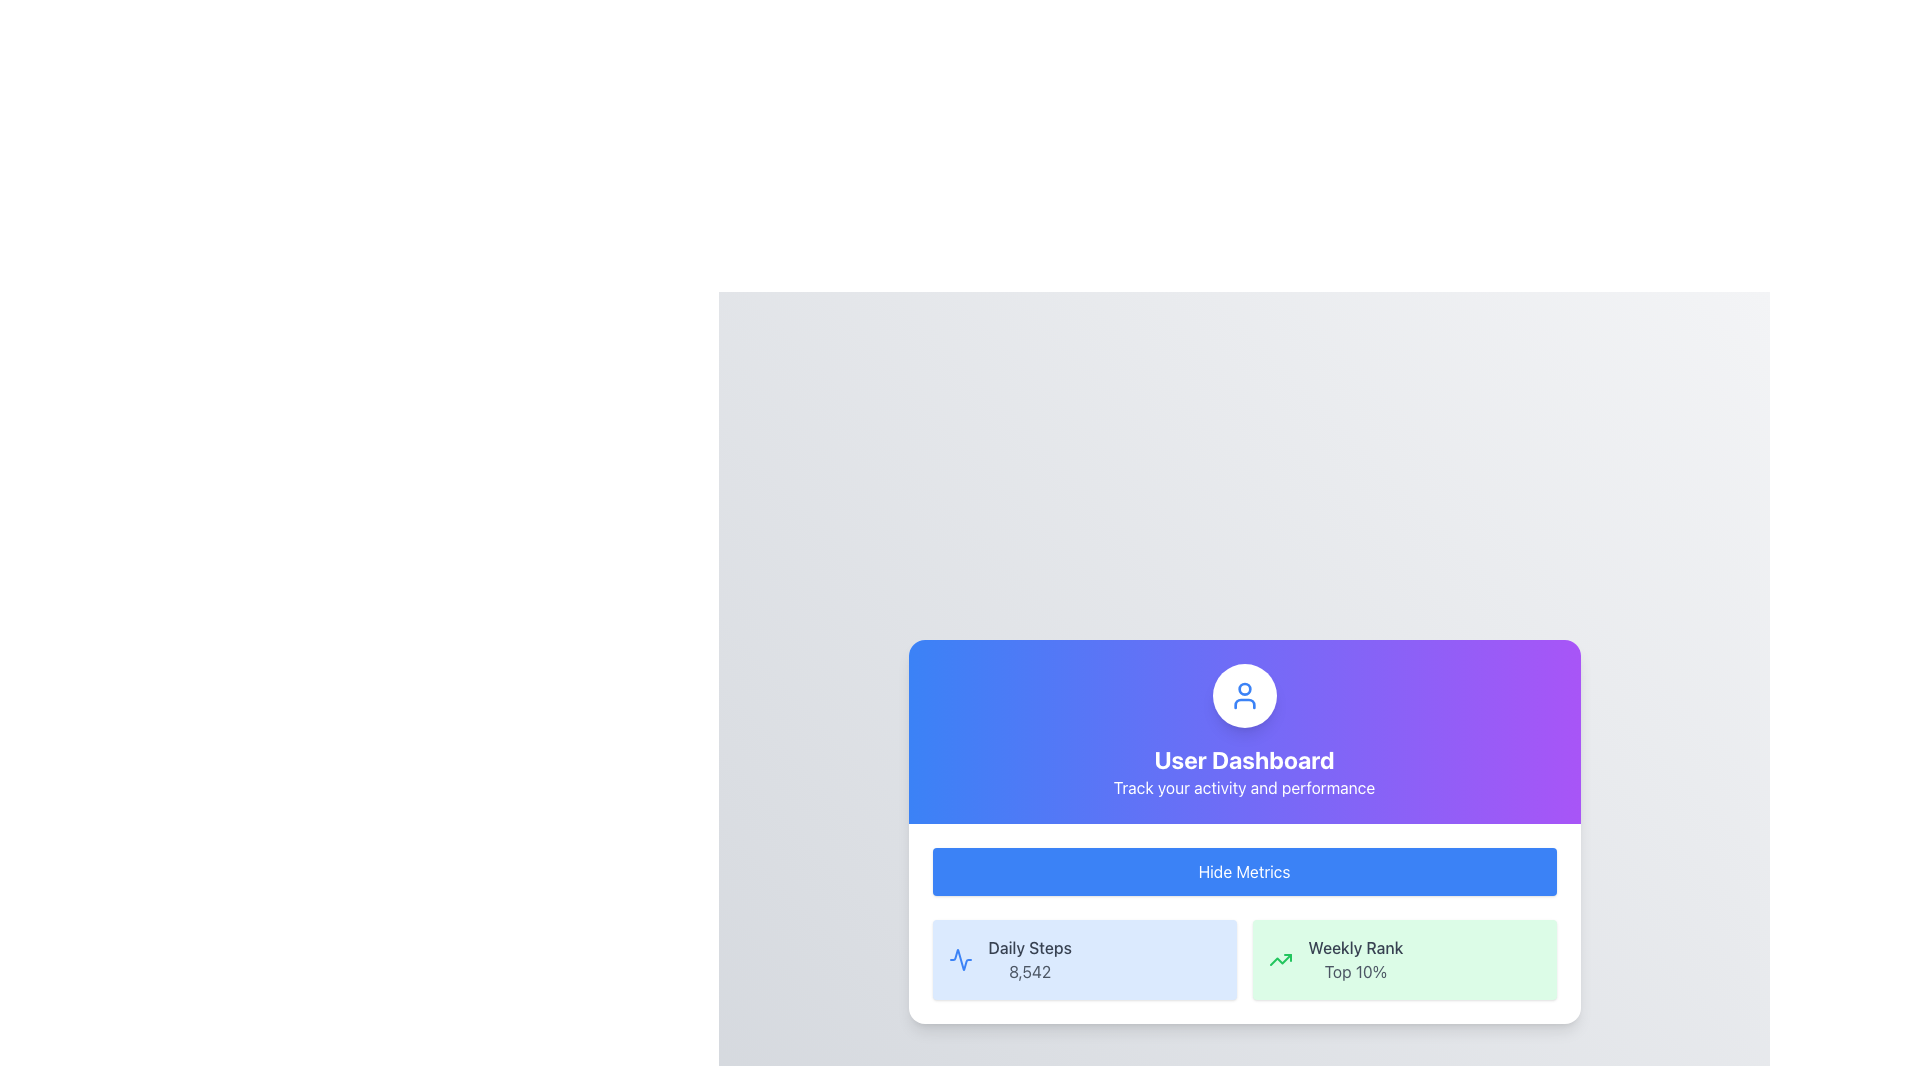 The width and height of the screenshot is (1920, 1080). Describe the element at coordinates (1355, 959) in the screenshot. I see `the 'Weekly Rank' text display element, which is styled with a medium font weight and a gray color, located in the lower-right section of the card below the 'Hide Metrics' button` at that location.